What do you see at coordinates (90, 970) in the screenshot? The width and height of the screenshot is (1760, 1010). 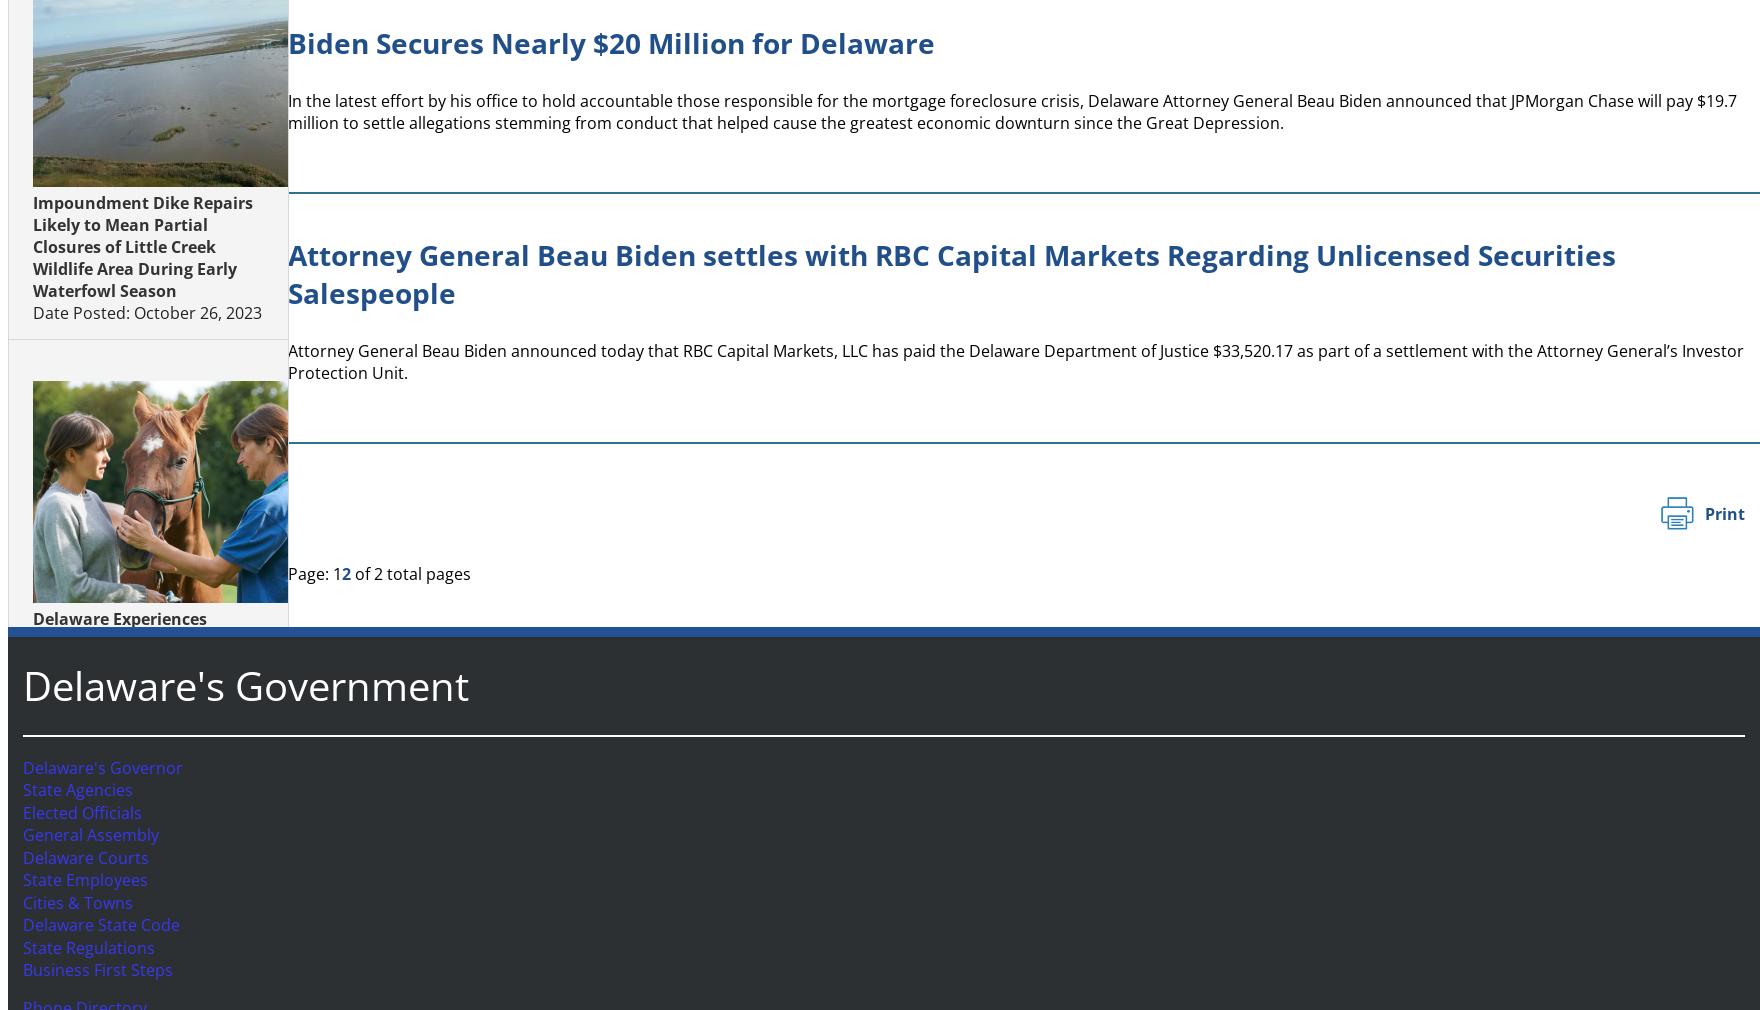 I see `'Business First Steps'` at bounding box center [90, 970].